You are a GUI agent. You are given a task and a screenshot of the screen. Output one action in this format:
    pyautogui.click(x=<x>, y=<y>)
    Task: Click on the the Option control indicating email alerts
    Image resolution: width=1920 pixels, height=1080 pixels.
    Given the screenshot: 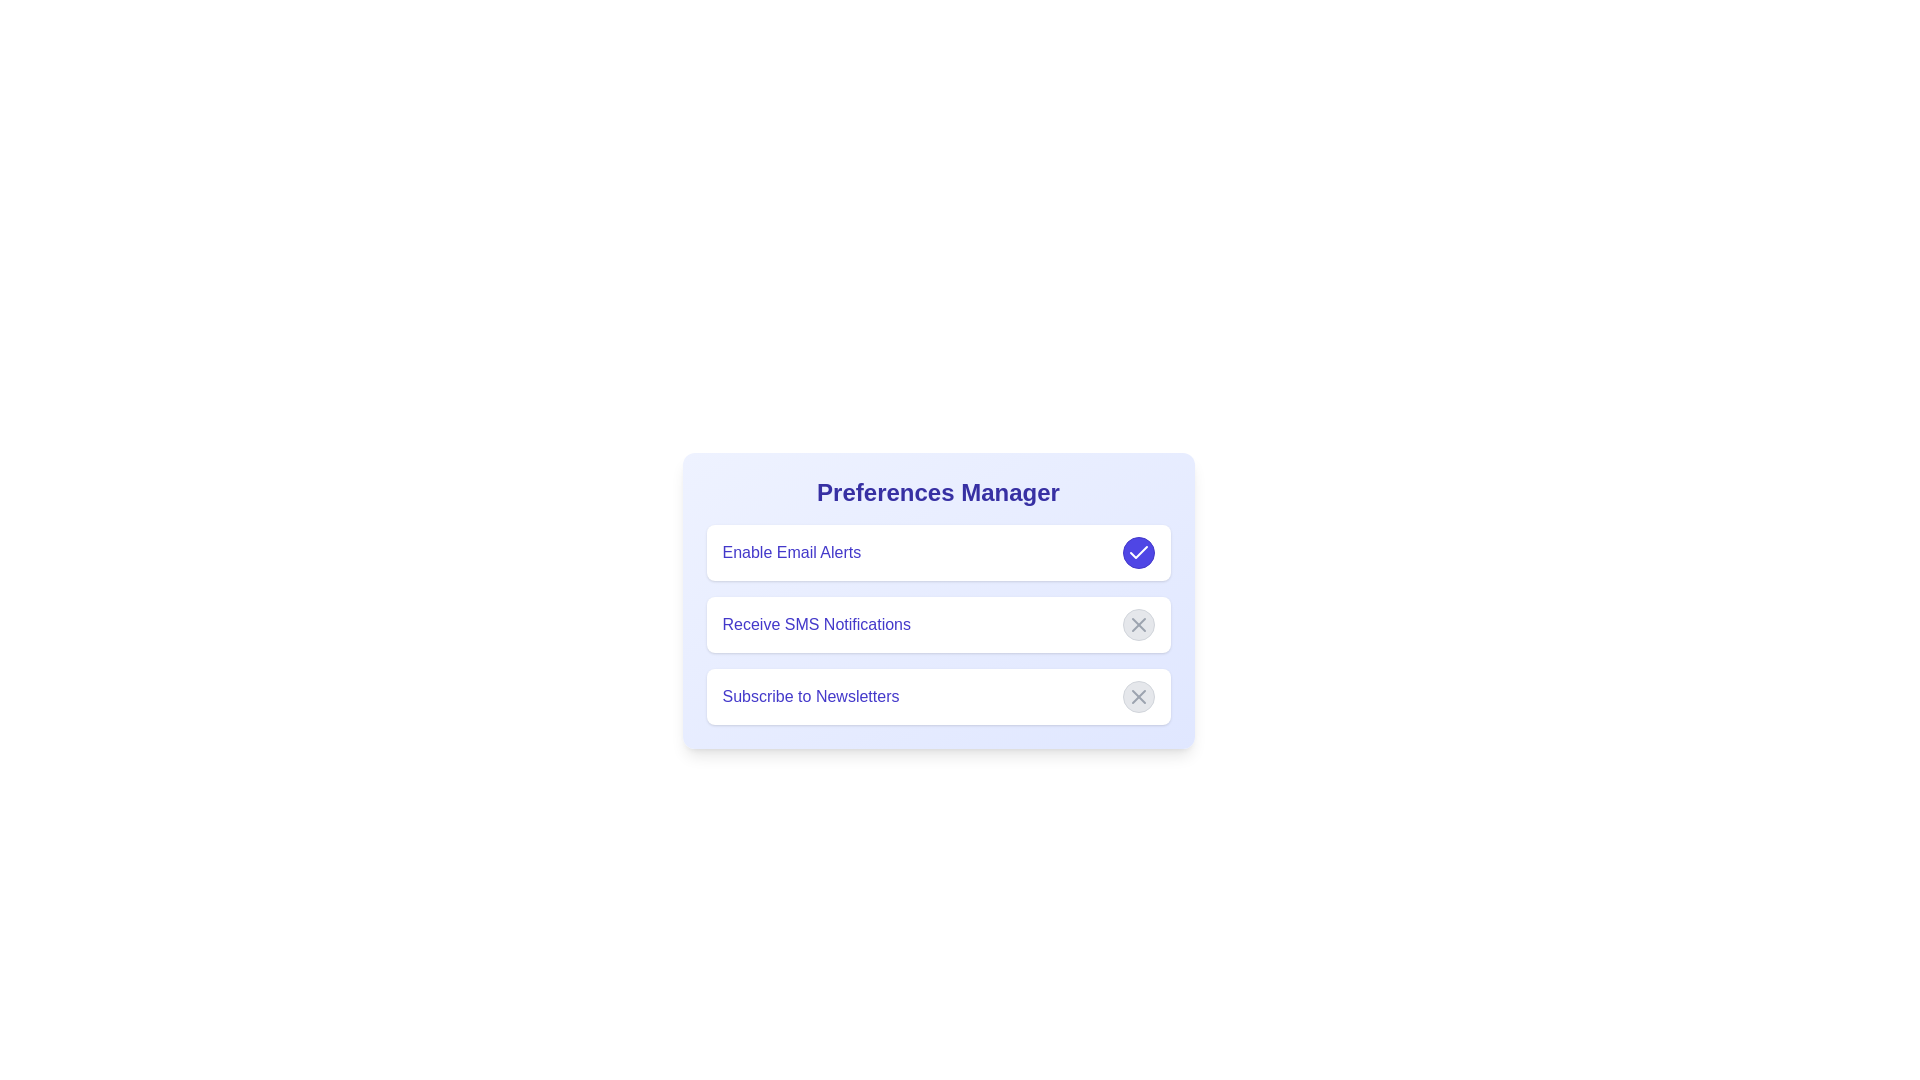 What is the action you would take?
    pyautogui.click(x=937, y=552)
    